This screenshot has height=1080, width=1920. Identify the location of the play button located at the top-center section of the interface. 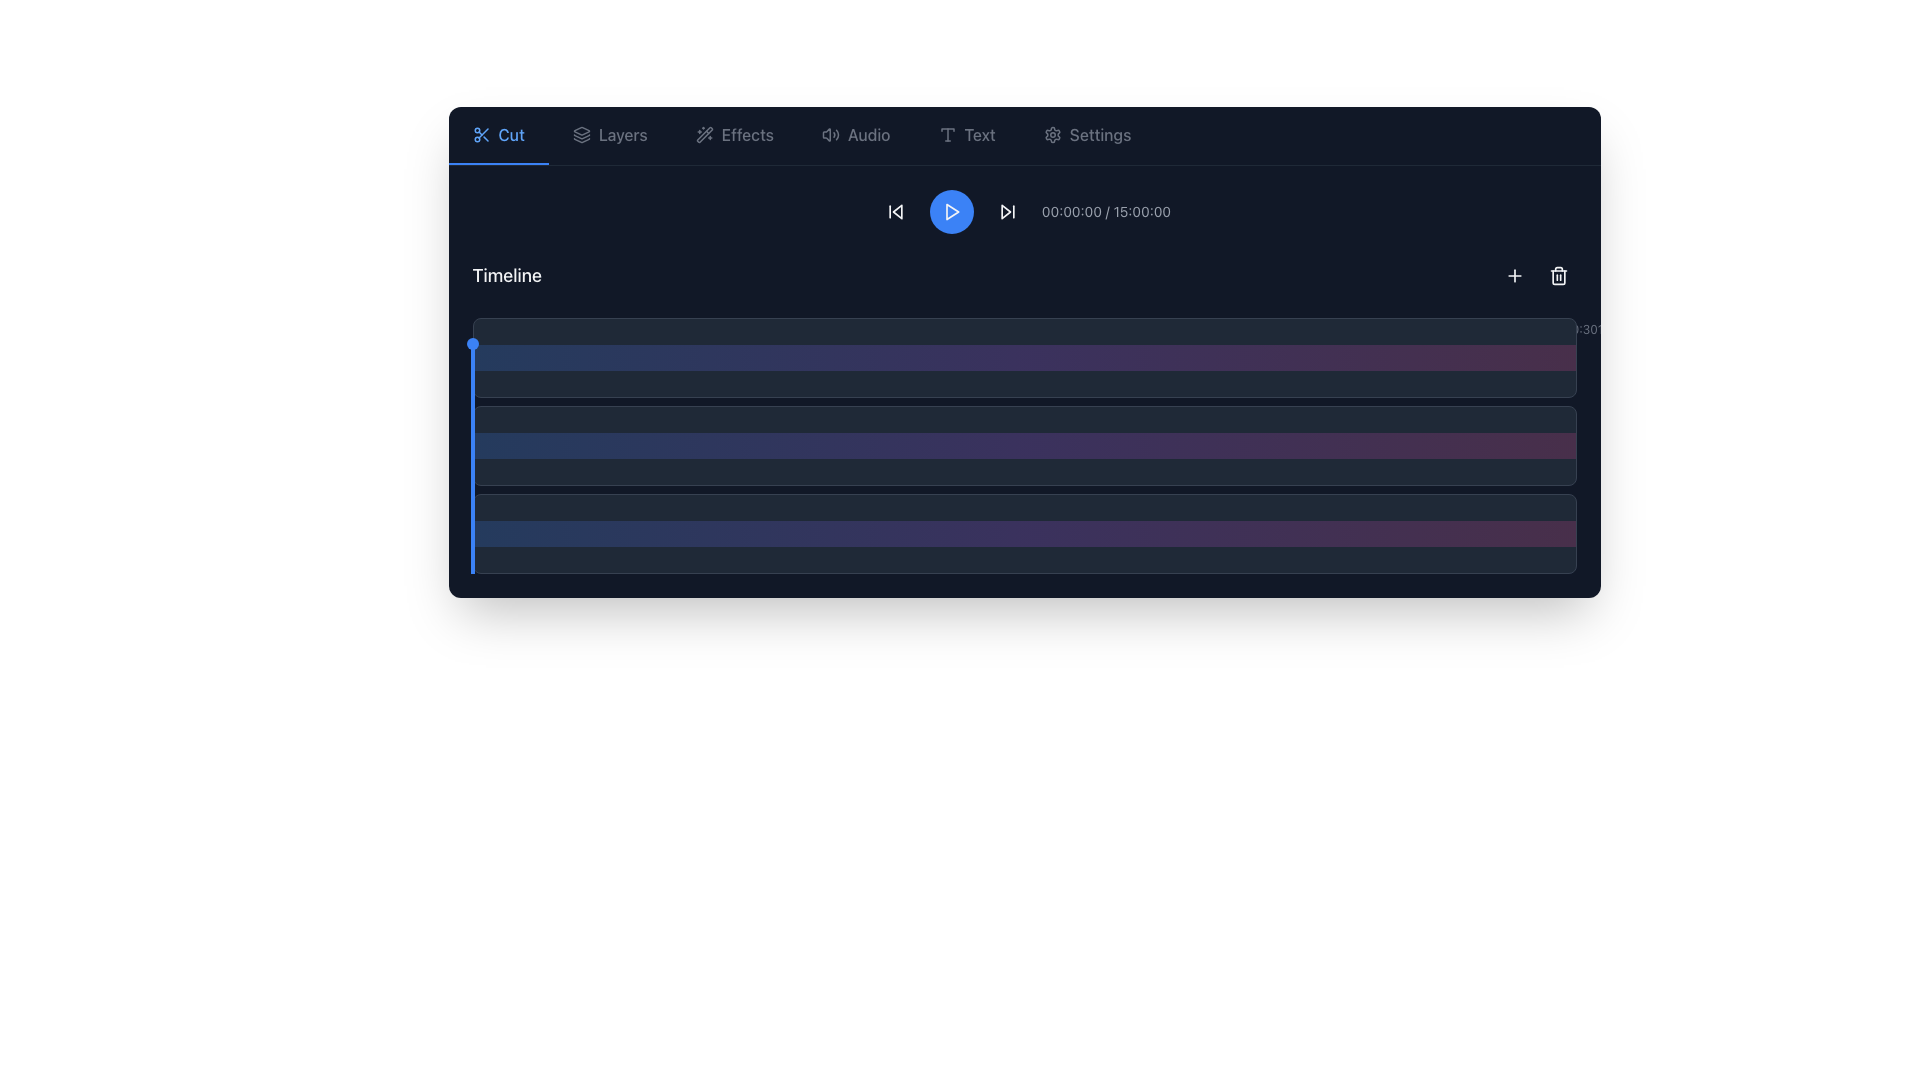
(950, 212).